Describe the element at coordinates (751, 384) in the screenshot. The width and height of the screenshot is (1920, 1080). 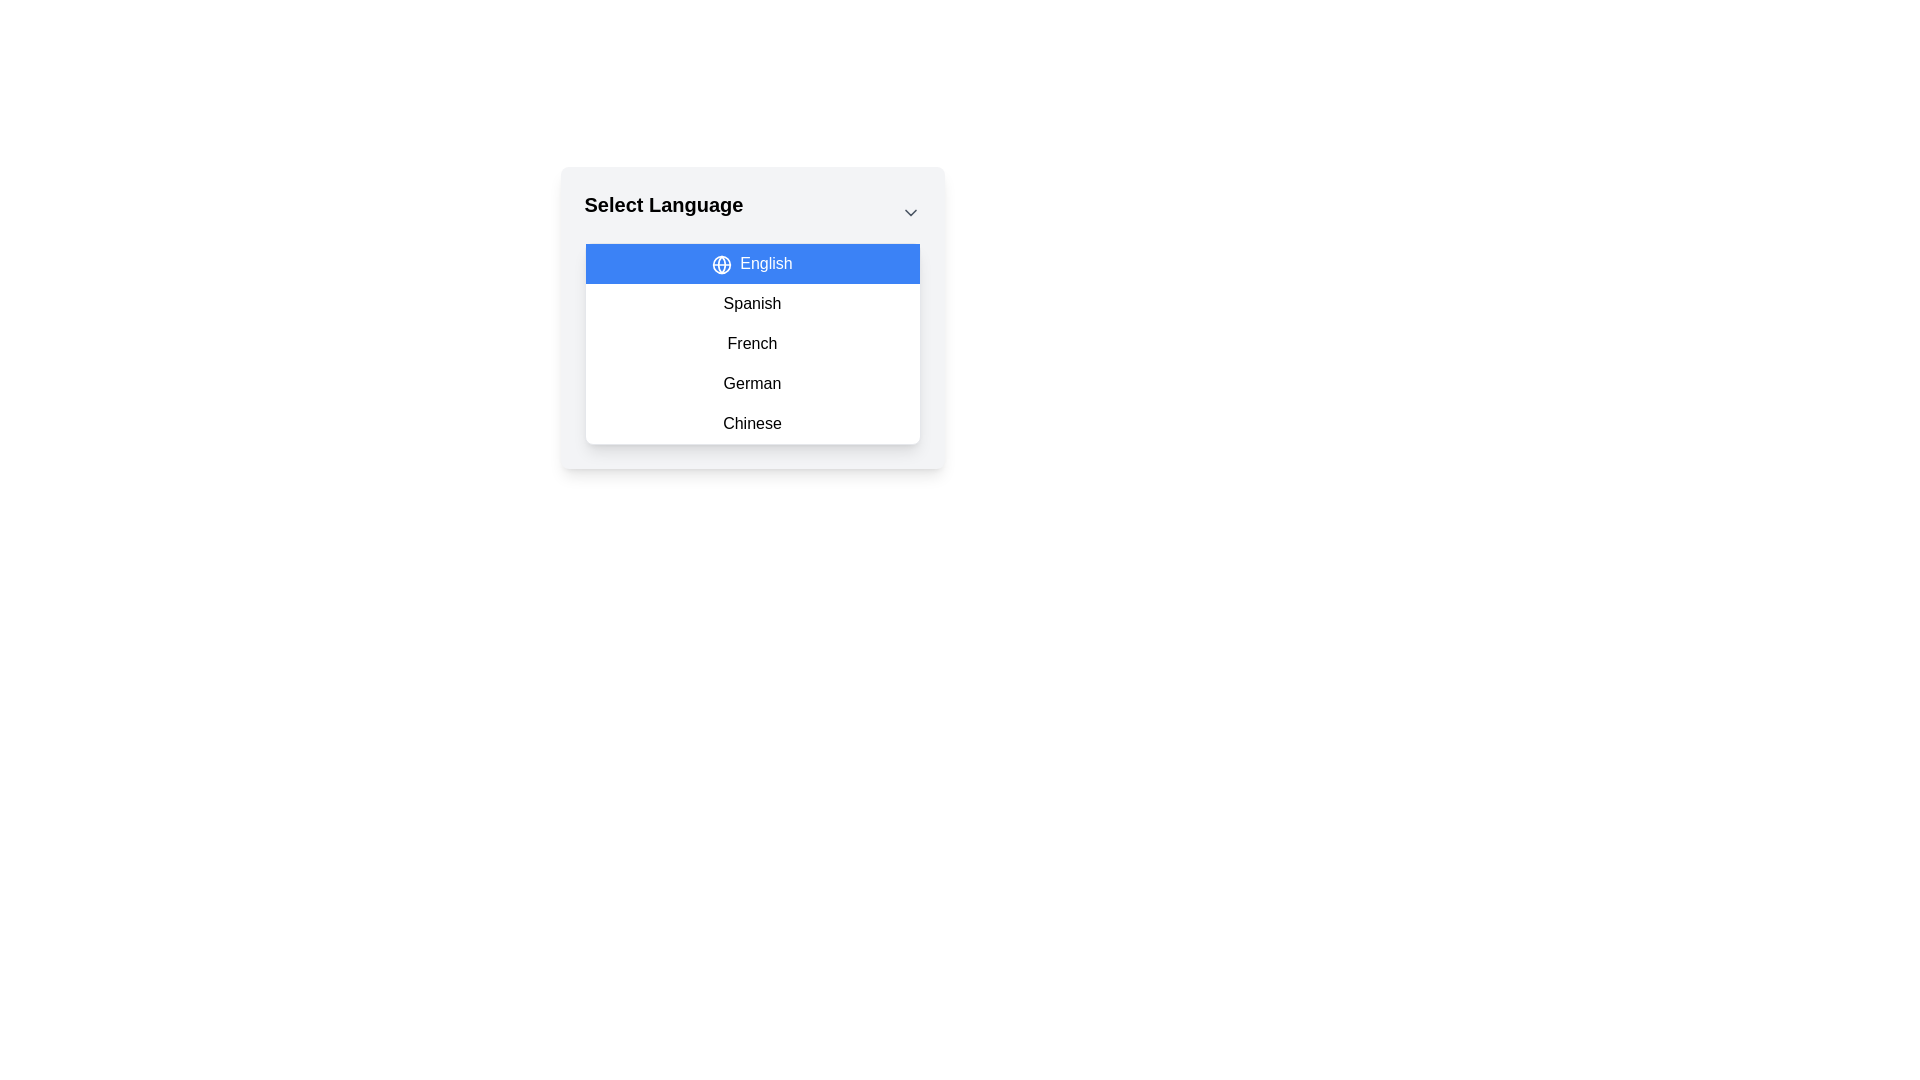
I see `the selectable text item 'German' in the dropdown menu` at that location.